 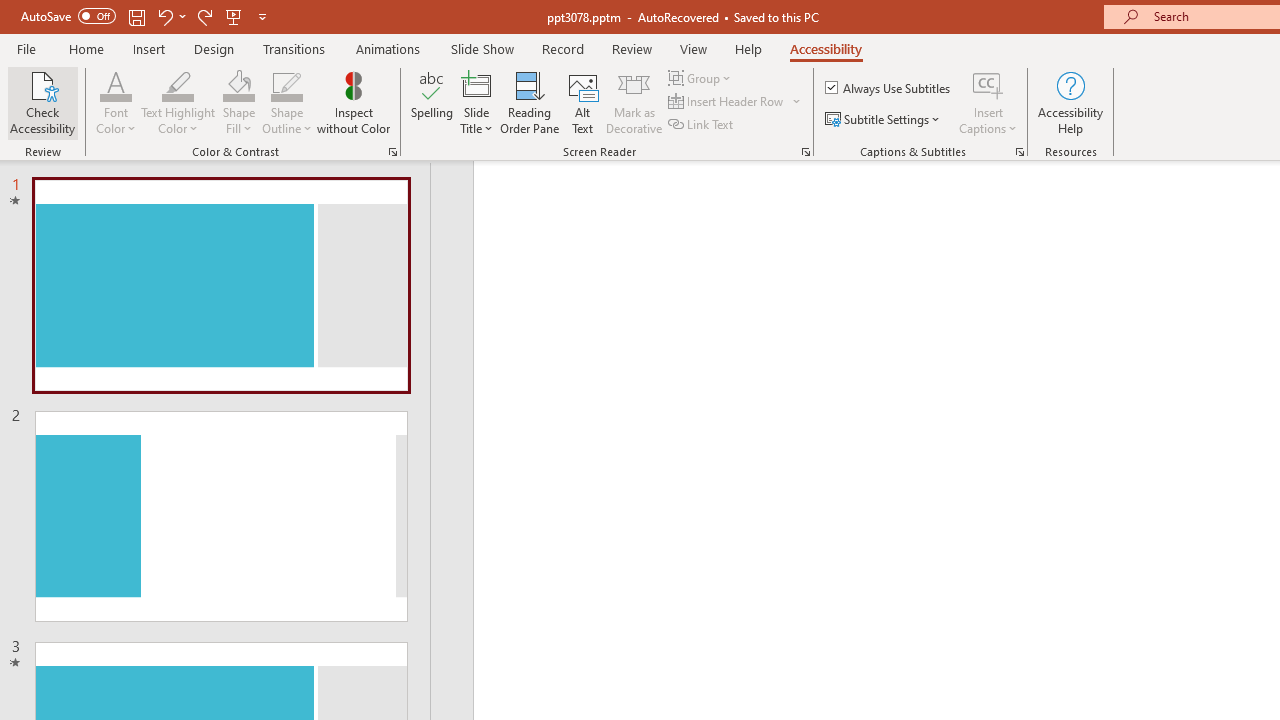 I want to click on 'Accessibility Help', so click(x=1069, y=103).